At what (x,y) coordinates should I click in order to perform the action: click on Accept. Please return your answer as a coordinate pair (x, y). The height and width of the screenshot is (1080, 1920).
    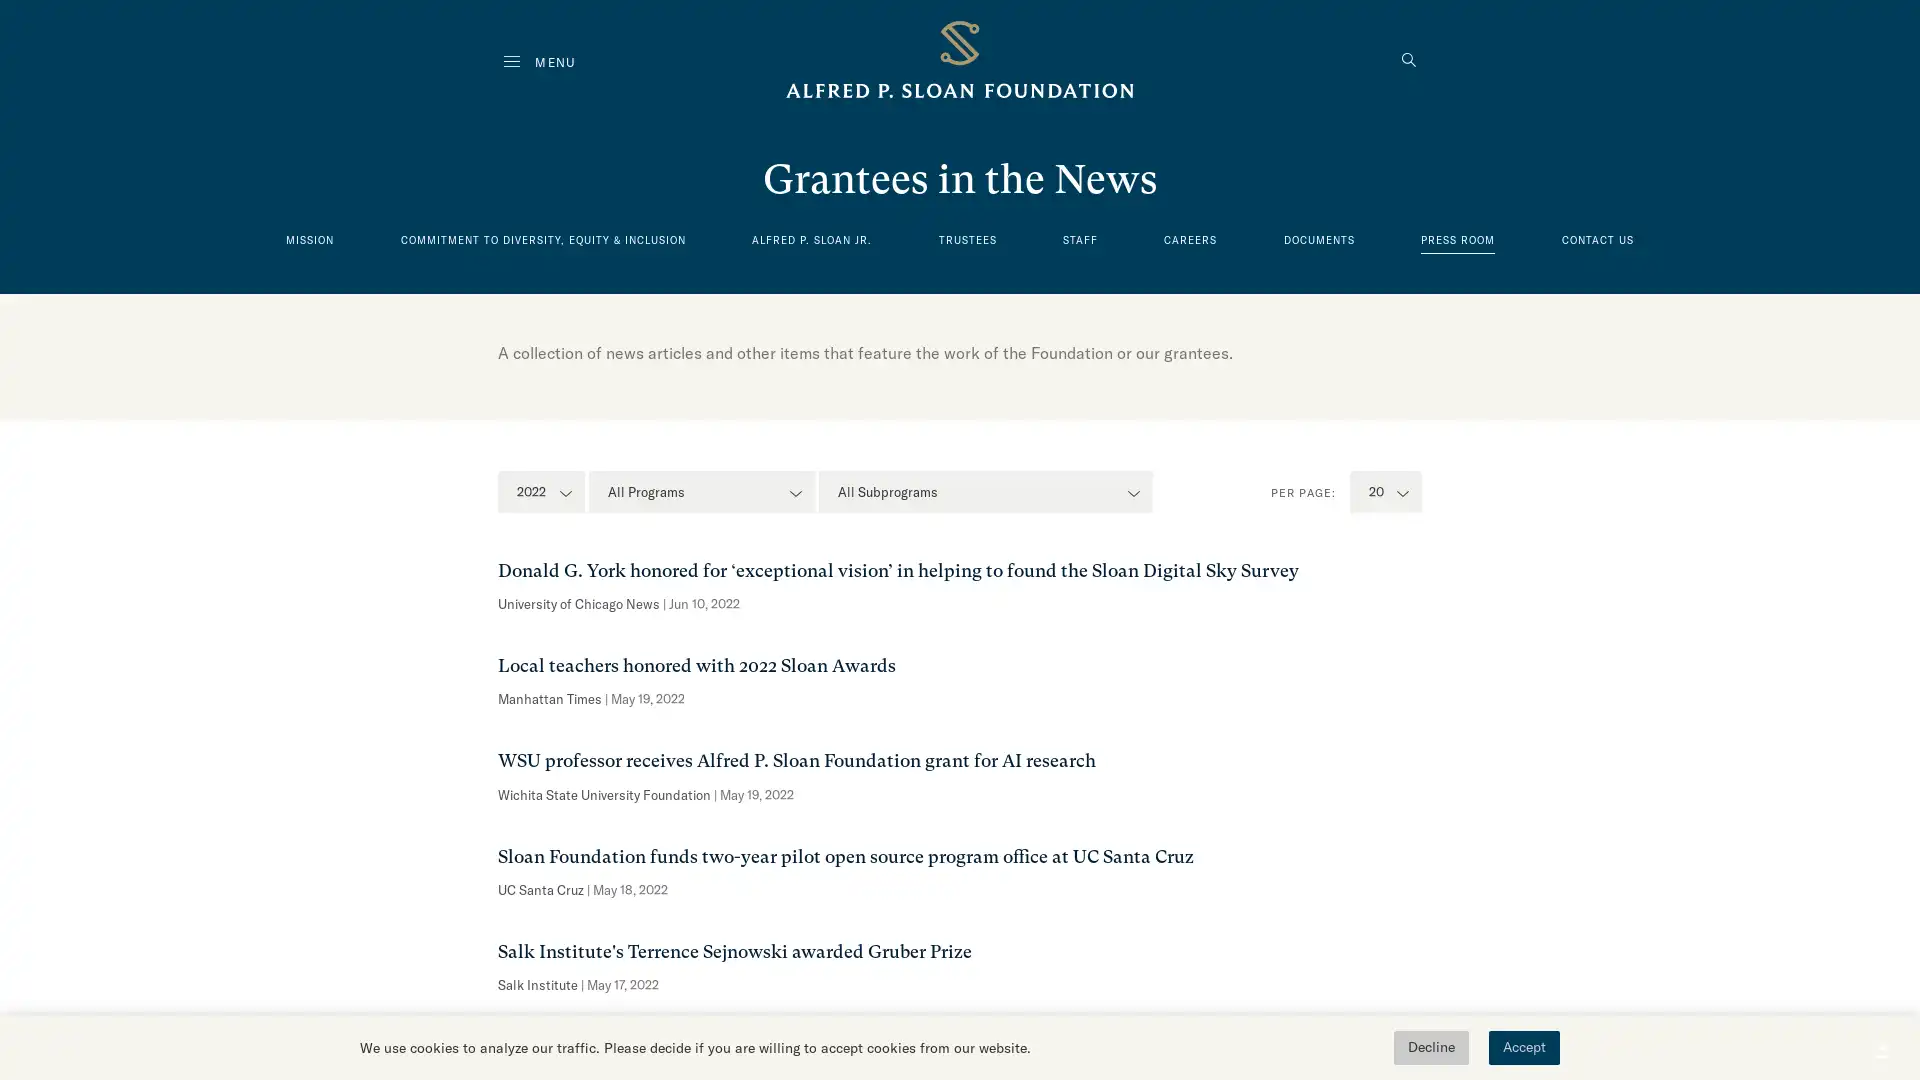
    Looking at the image, I should click on (1523, 1047).